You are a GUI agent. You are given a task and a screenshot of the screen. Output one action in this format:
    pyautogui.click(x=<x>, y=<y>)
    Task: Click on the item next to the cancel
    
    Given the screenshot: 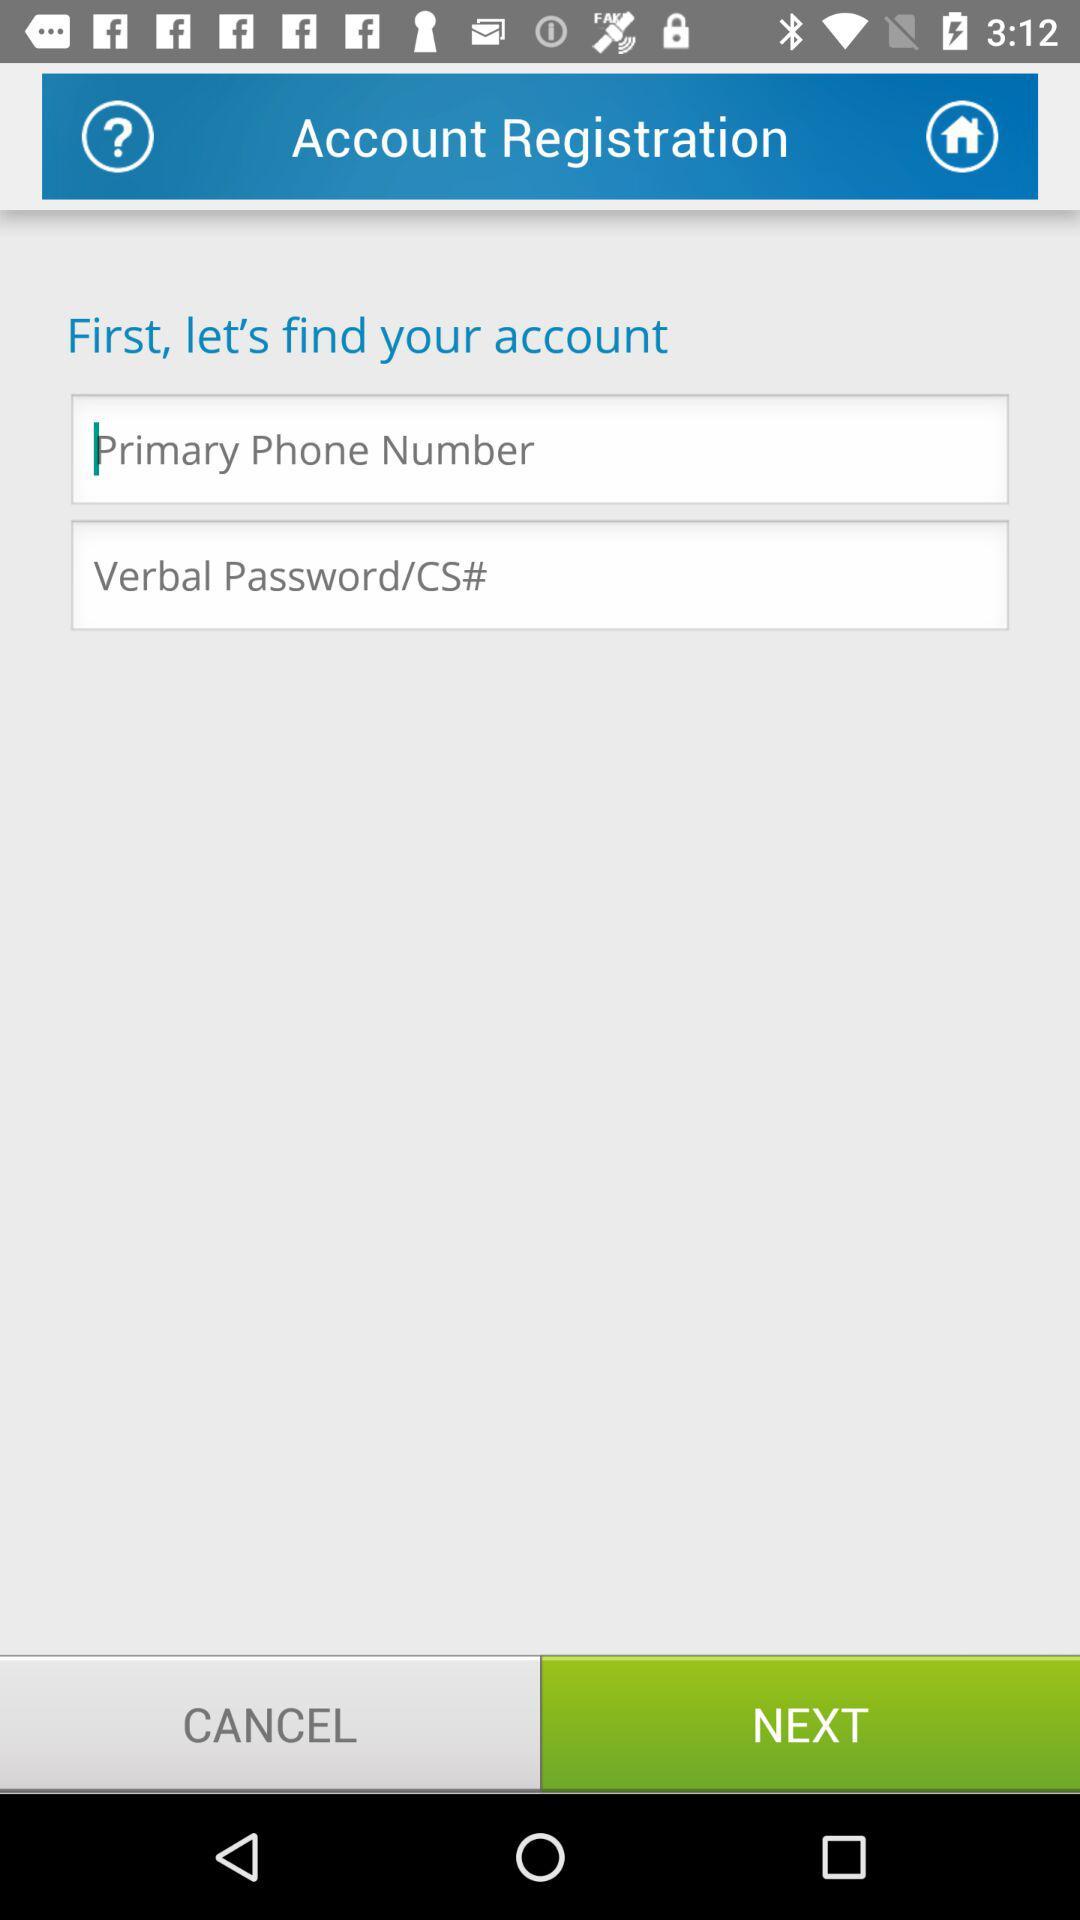 What is the action you would take?
    pyautogui.click(x=810, y=1722)
    